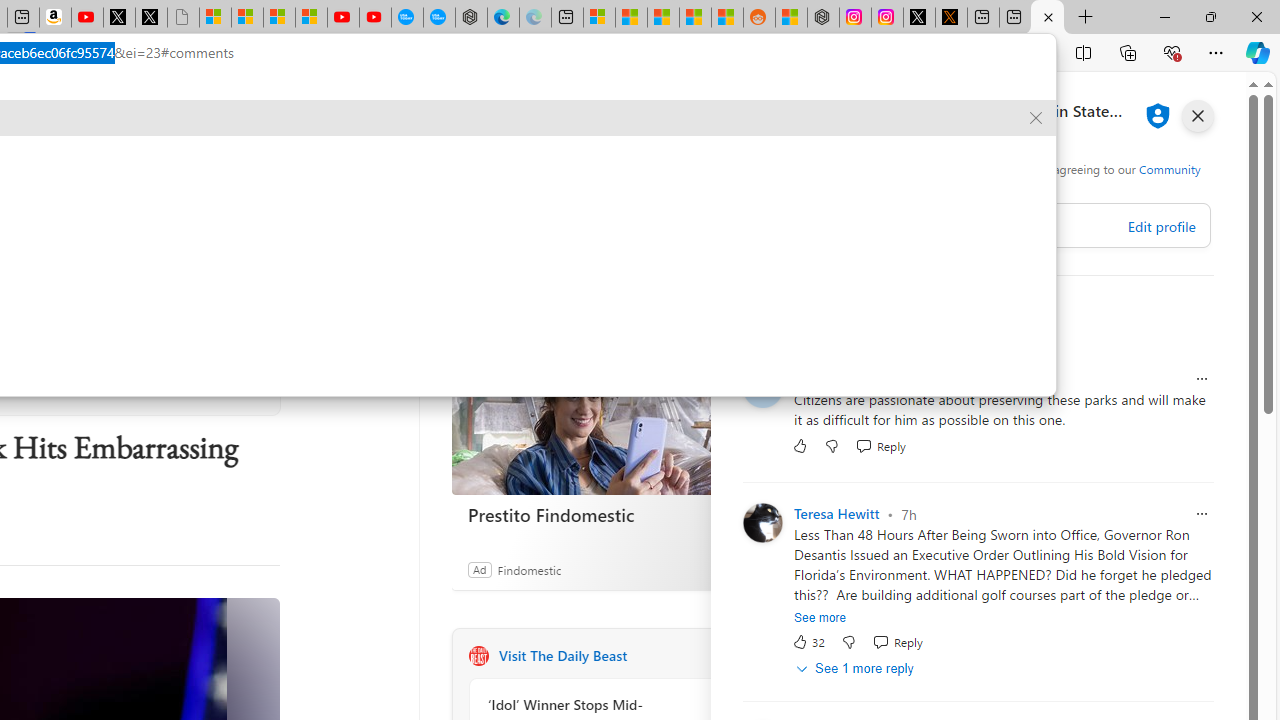  What do you see at coordinates (837, 513) in the screenshot?
I see `'Teresa Hewitt'` at bounding box center [837, 513].